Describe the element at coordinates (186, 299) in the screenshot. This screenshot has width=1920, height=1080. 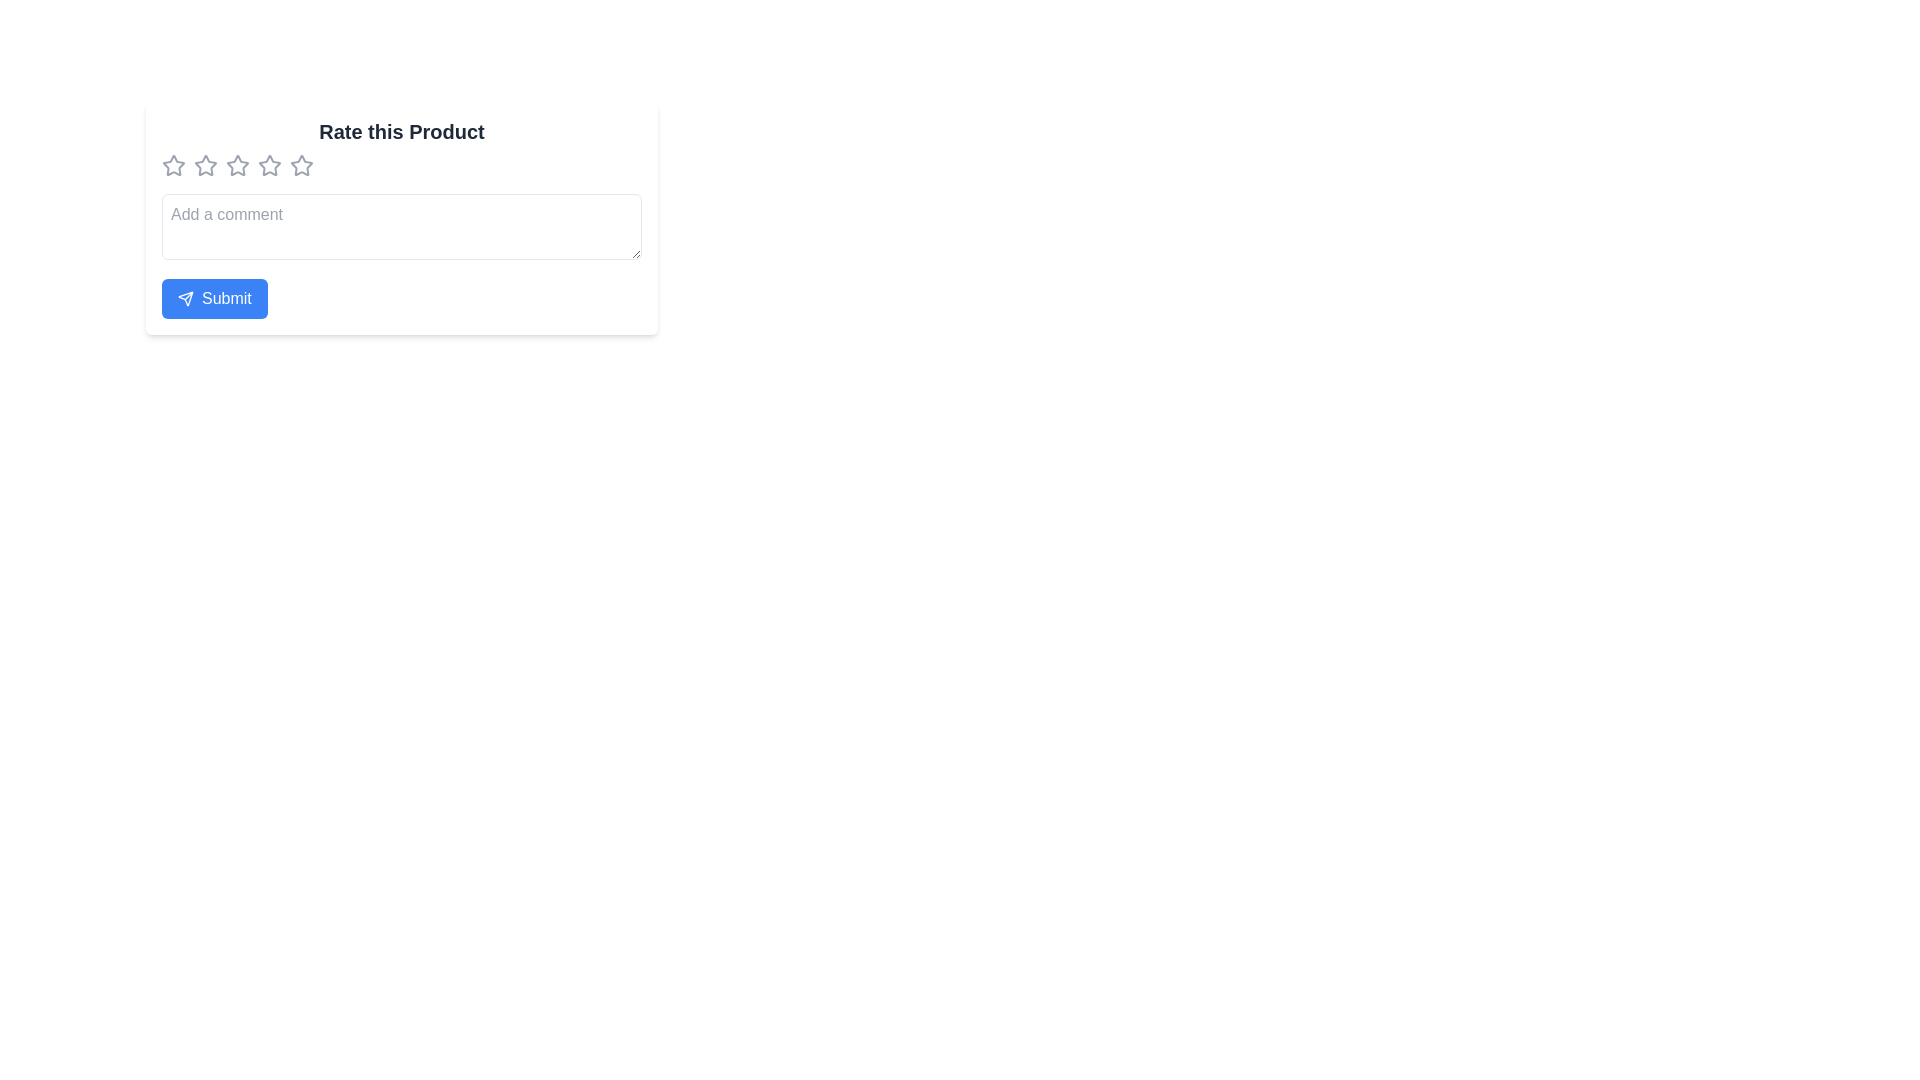
I see `the 'send' SVG icon located within the button at the bottom of the form` at that location.